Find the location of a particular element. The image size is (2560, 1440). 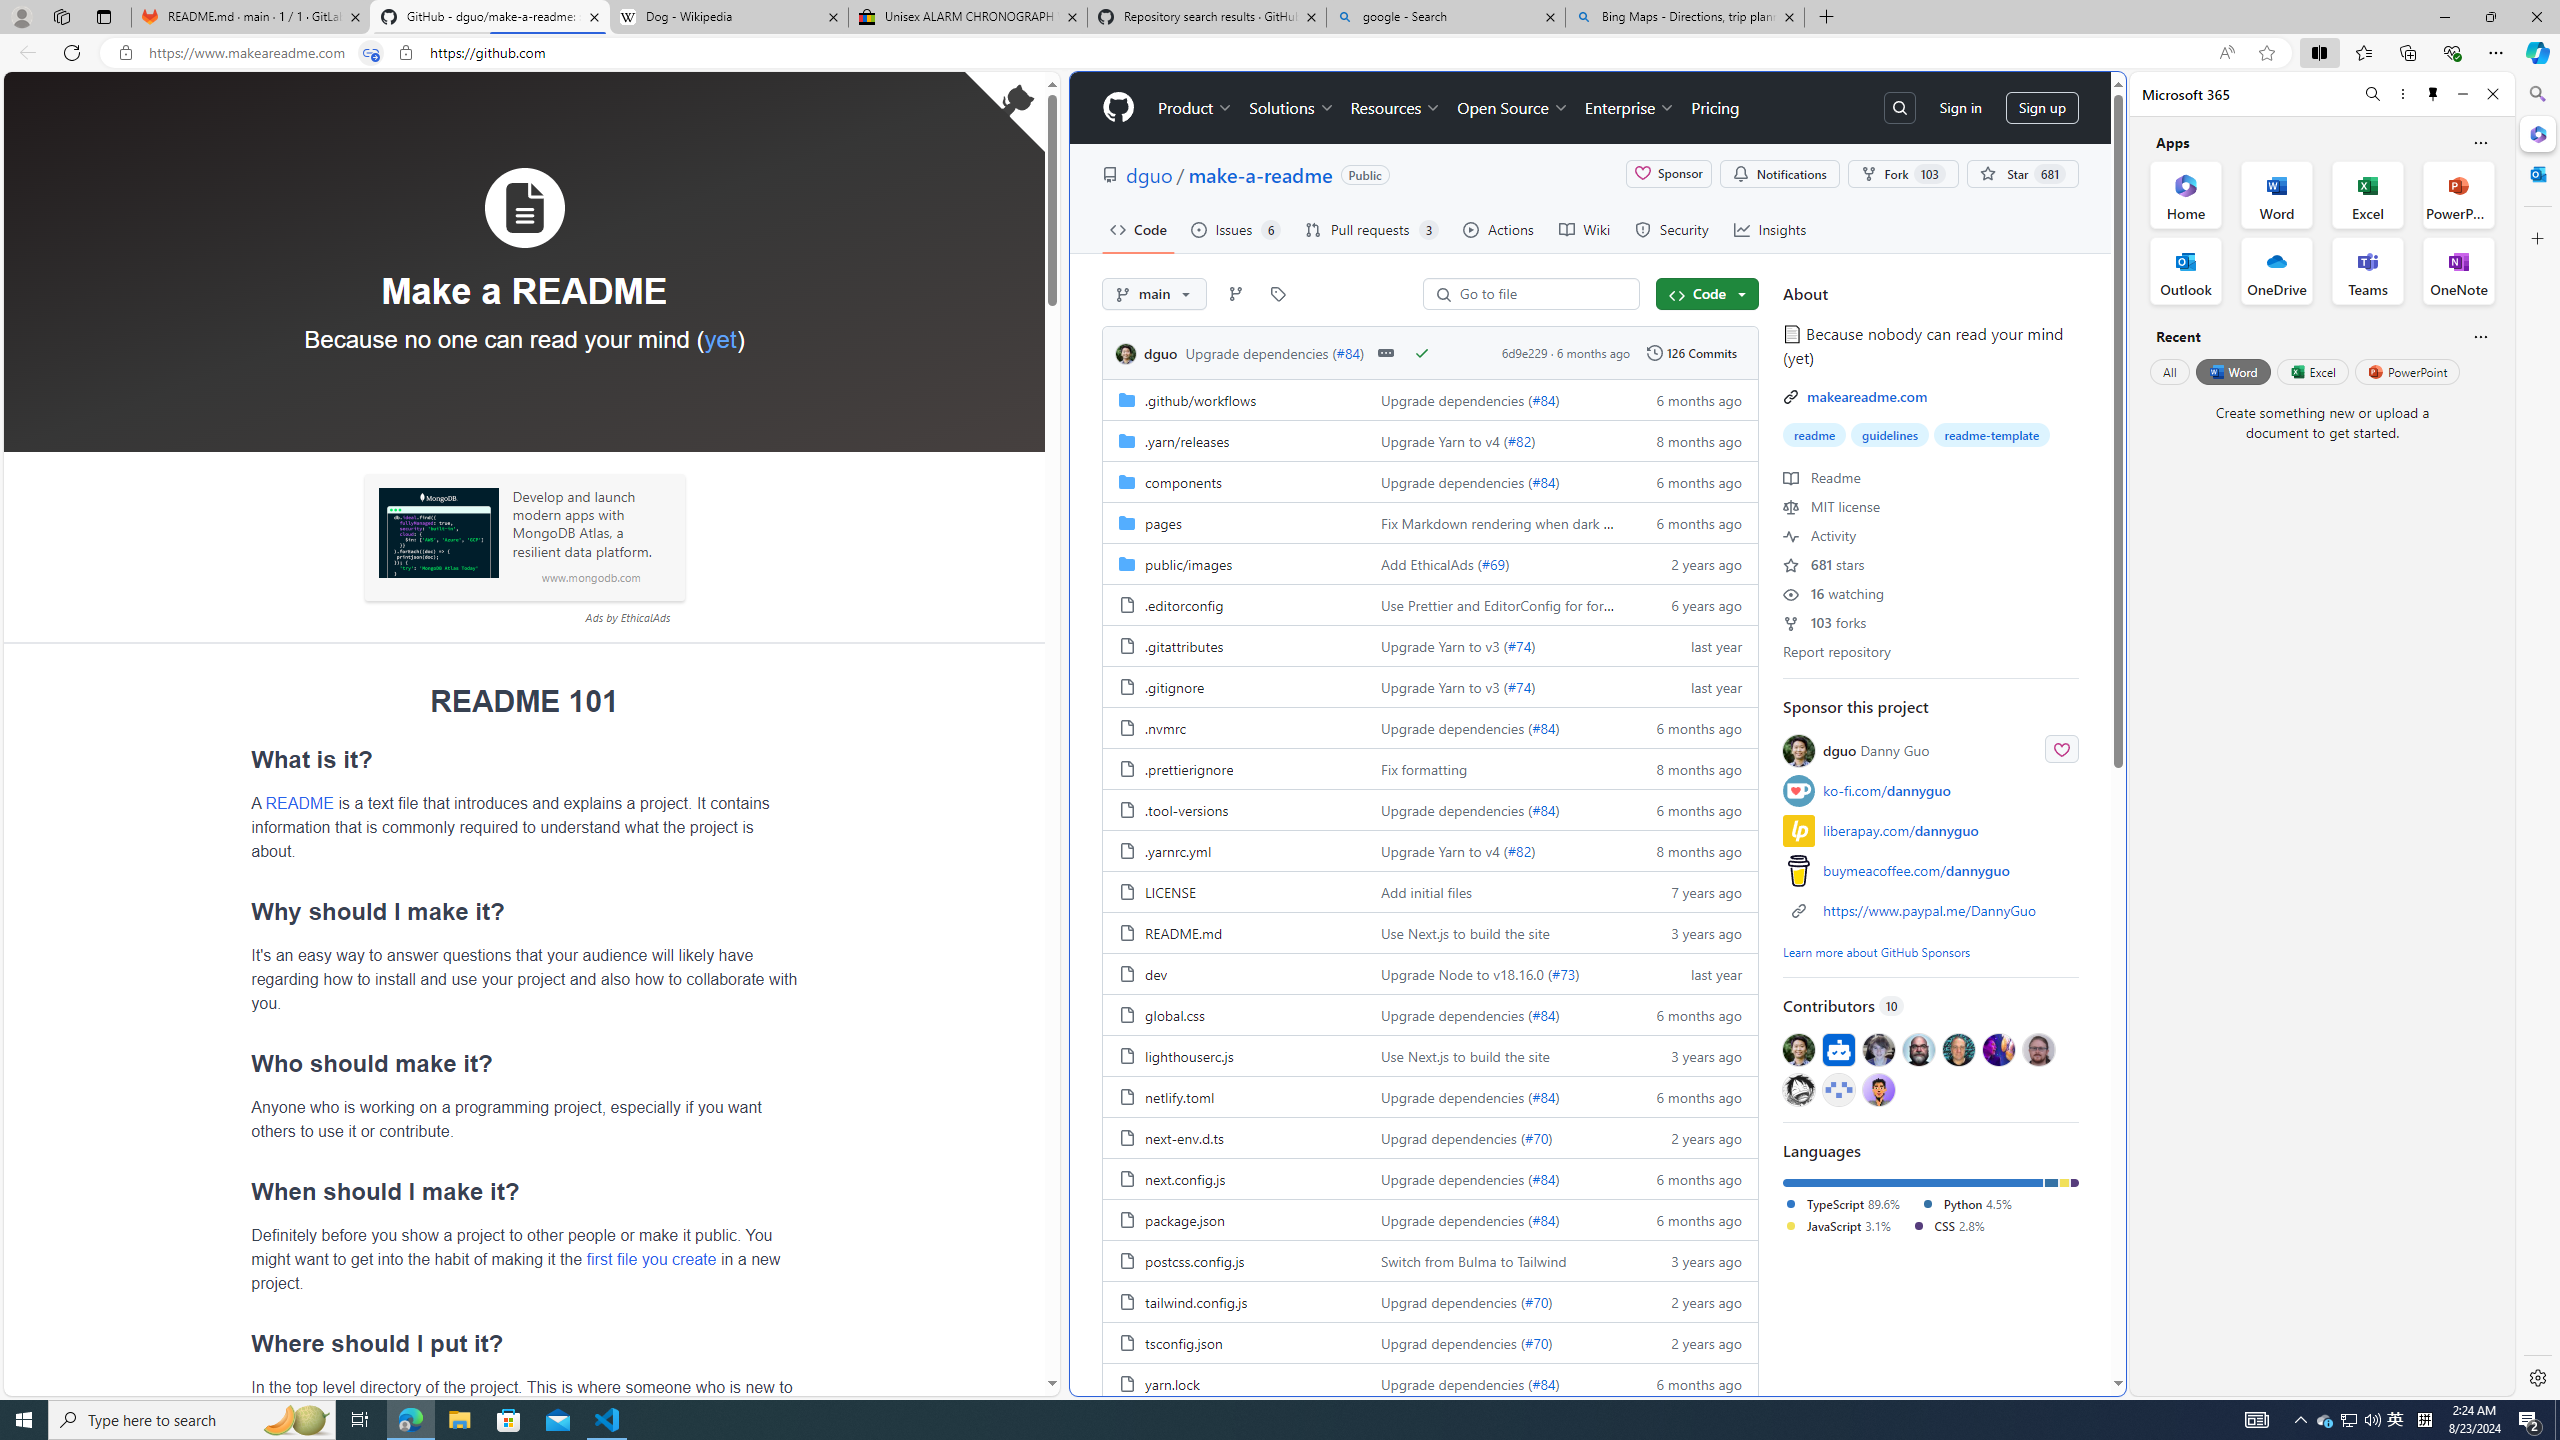

'TypeScript89.6%' is located at coordinates (1850, 1203).